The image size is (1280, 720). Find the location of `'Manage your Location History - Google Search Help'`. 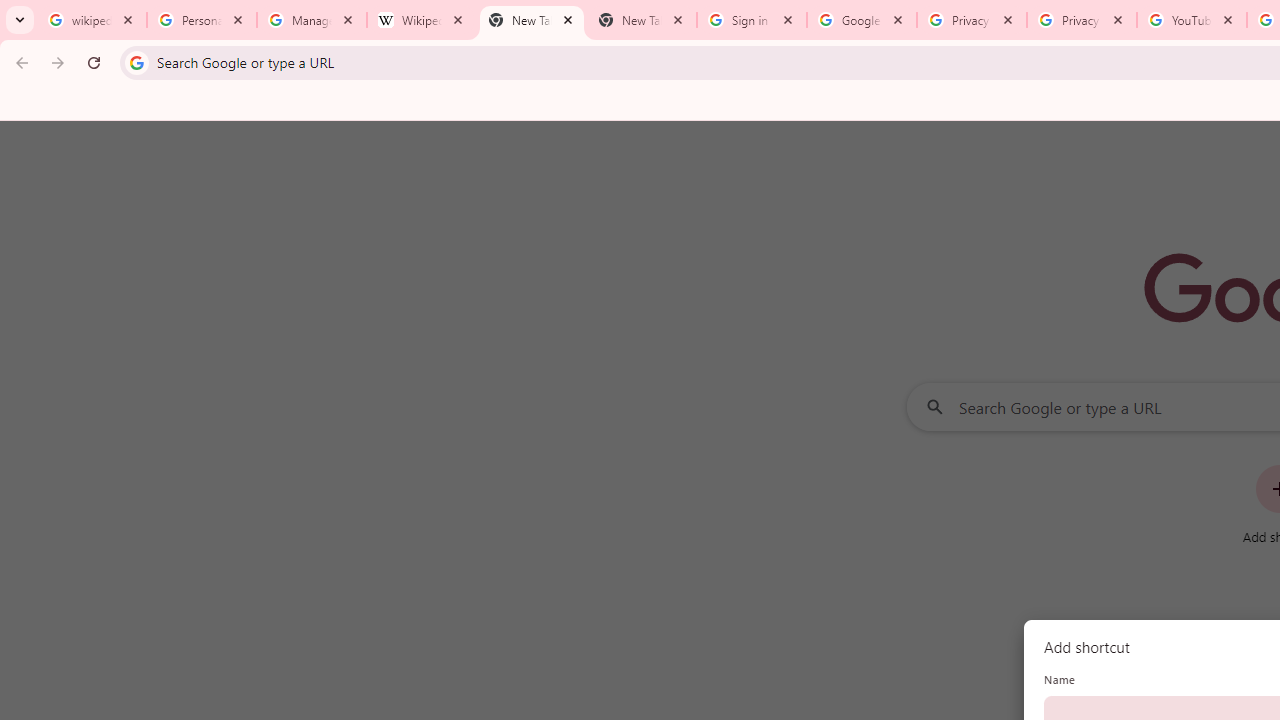

'Manage your Location History - Google Search Help' is located at coordinates (311, 20).